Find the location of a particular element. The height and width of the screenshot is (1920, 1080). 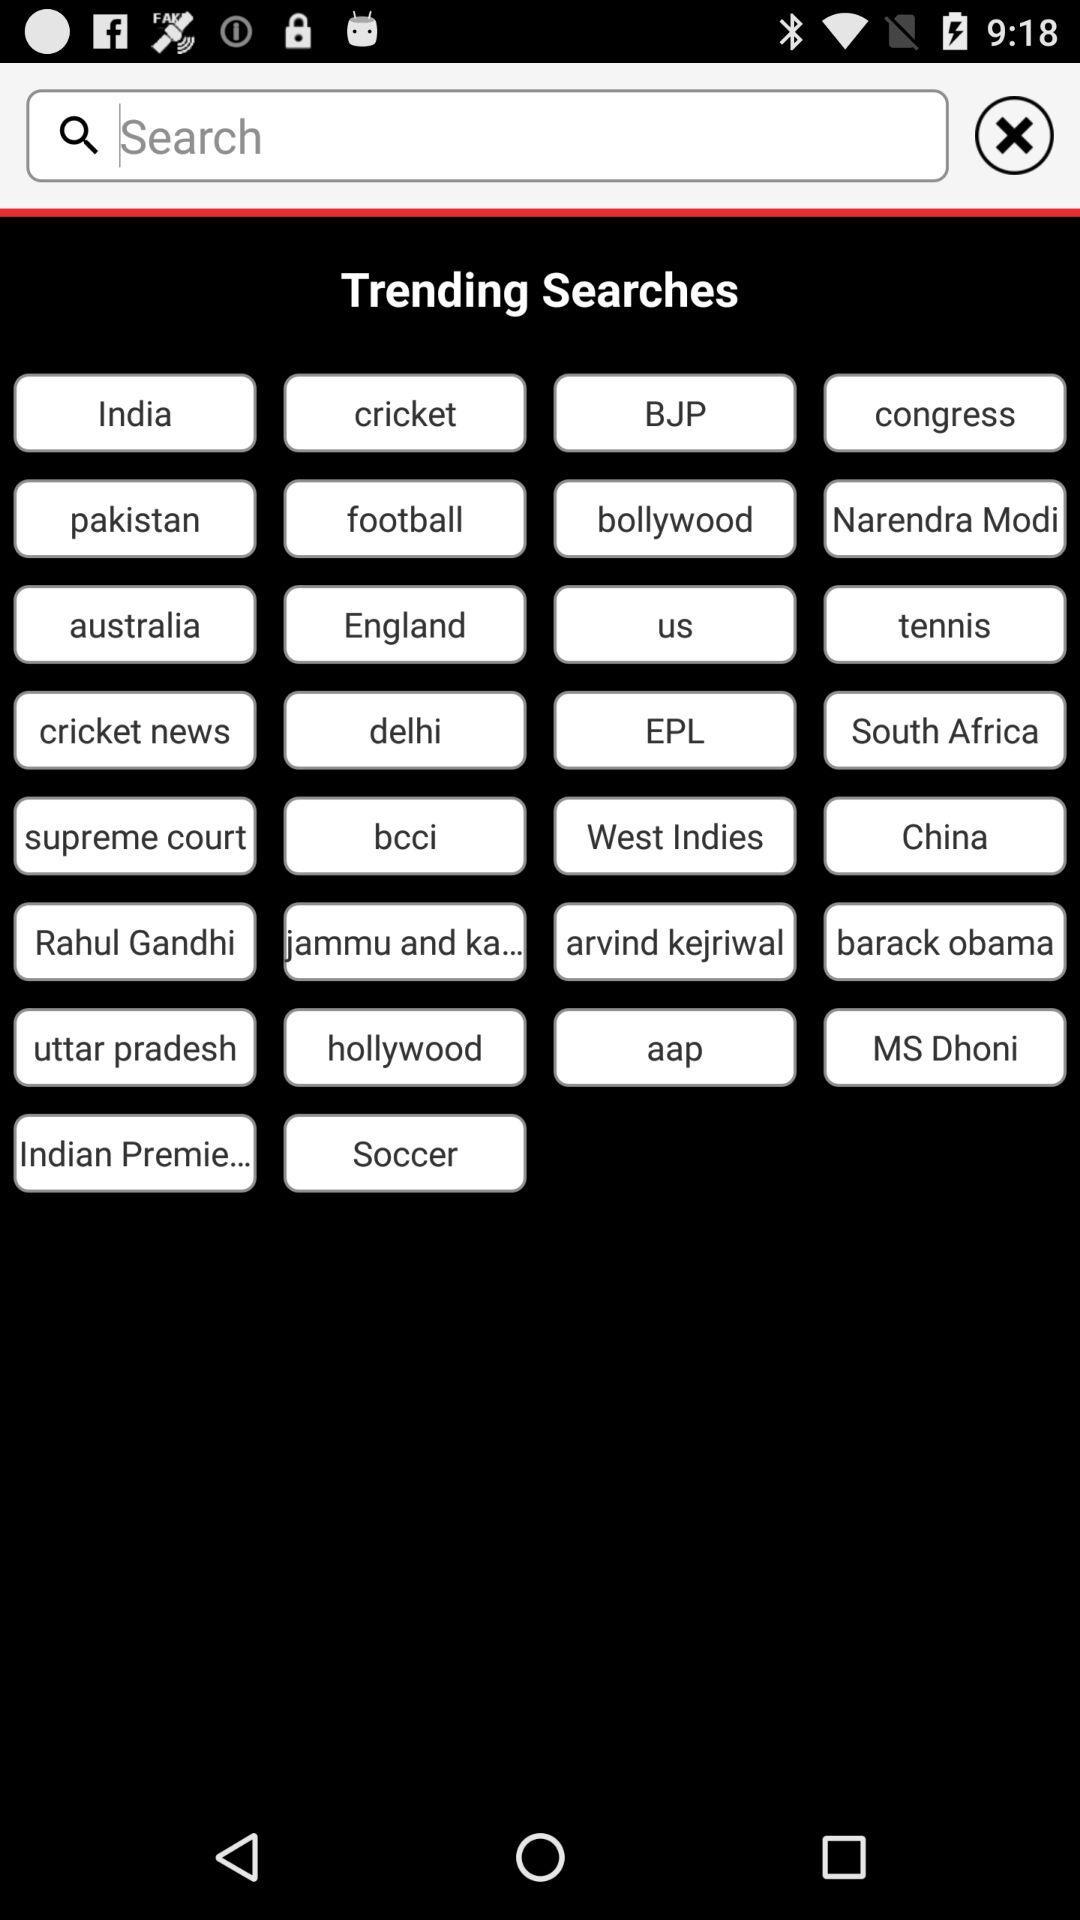

the close icon is located at coordinates (1014, 143).